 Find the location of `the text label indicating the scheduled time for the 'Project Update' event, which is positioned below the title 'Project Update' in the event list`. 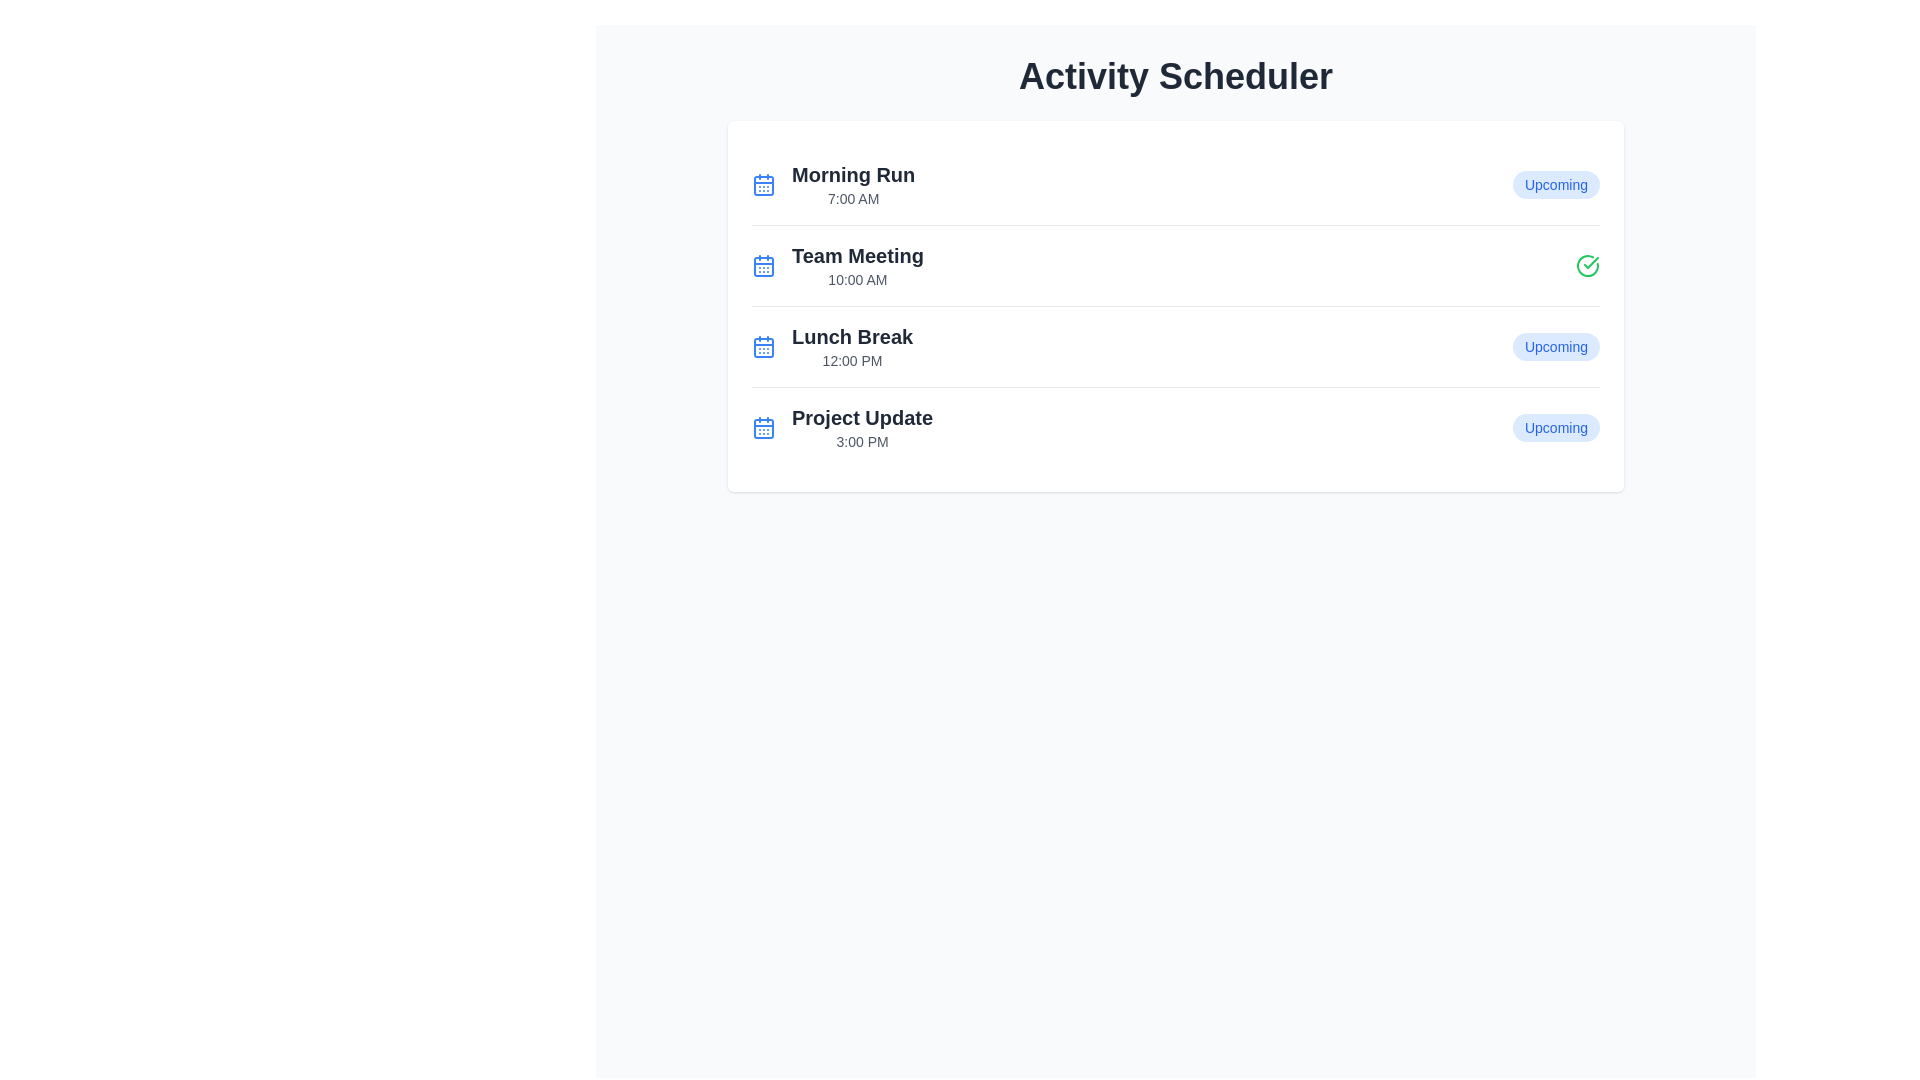

the text label indicating the scheduled time for the 'Project Update' event, which is positioned below the title 'Project Update' in the event list is located at coordinates (862, 441).